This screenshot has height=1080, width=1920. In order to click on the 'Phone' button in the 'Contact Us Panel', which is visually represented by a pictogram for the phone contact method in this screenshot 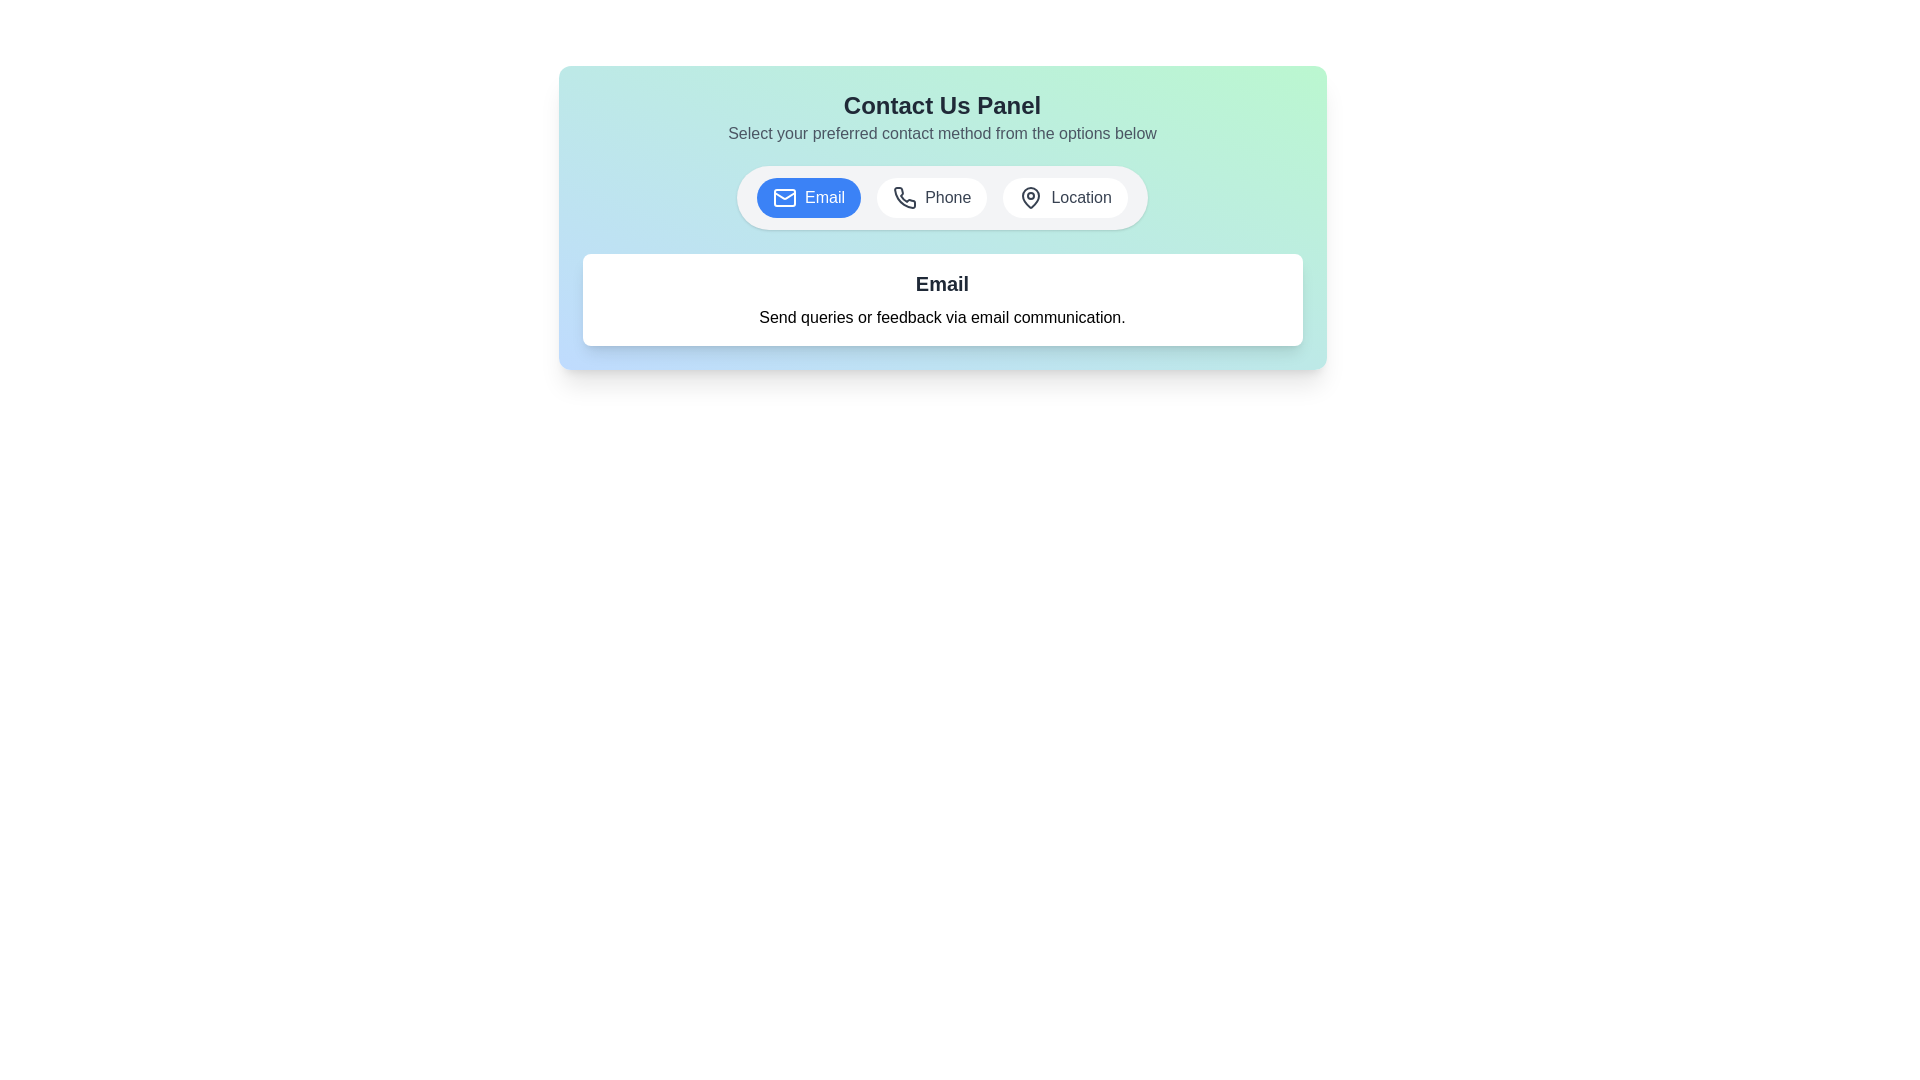, I will do `click(904, 197)`.